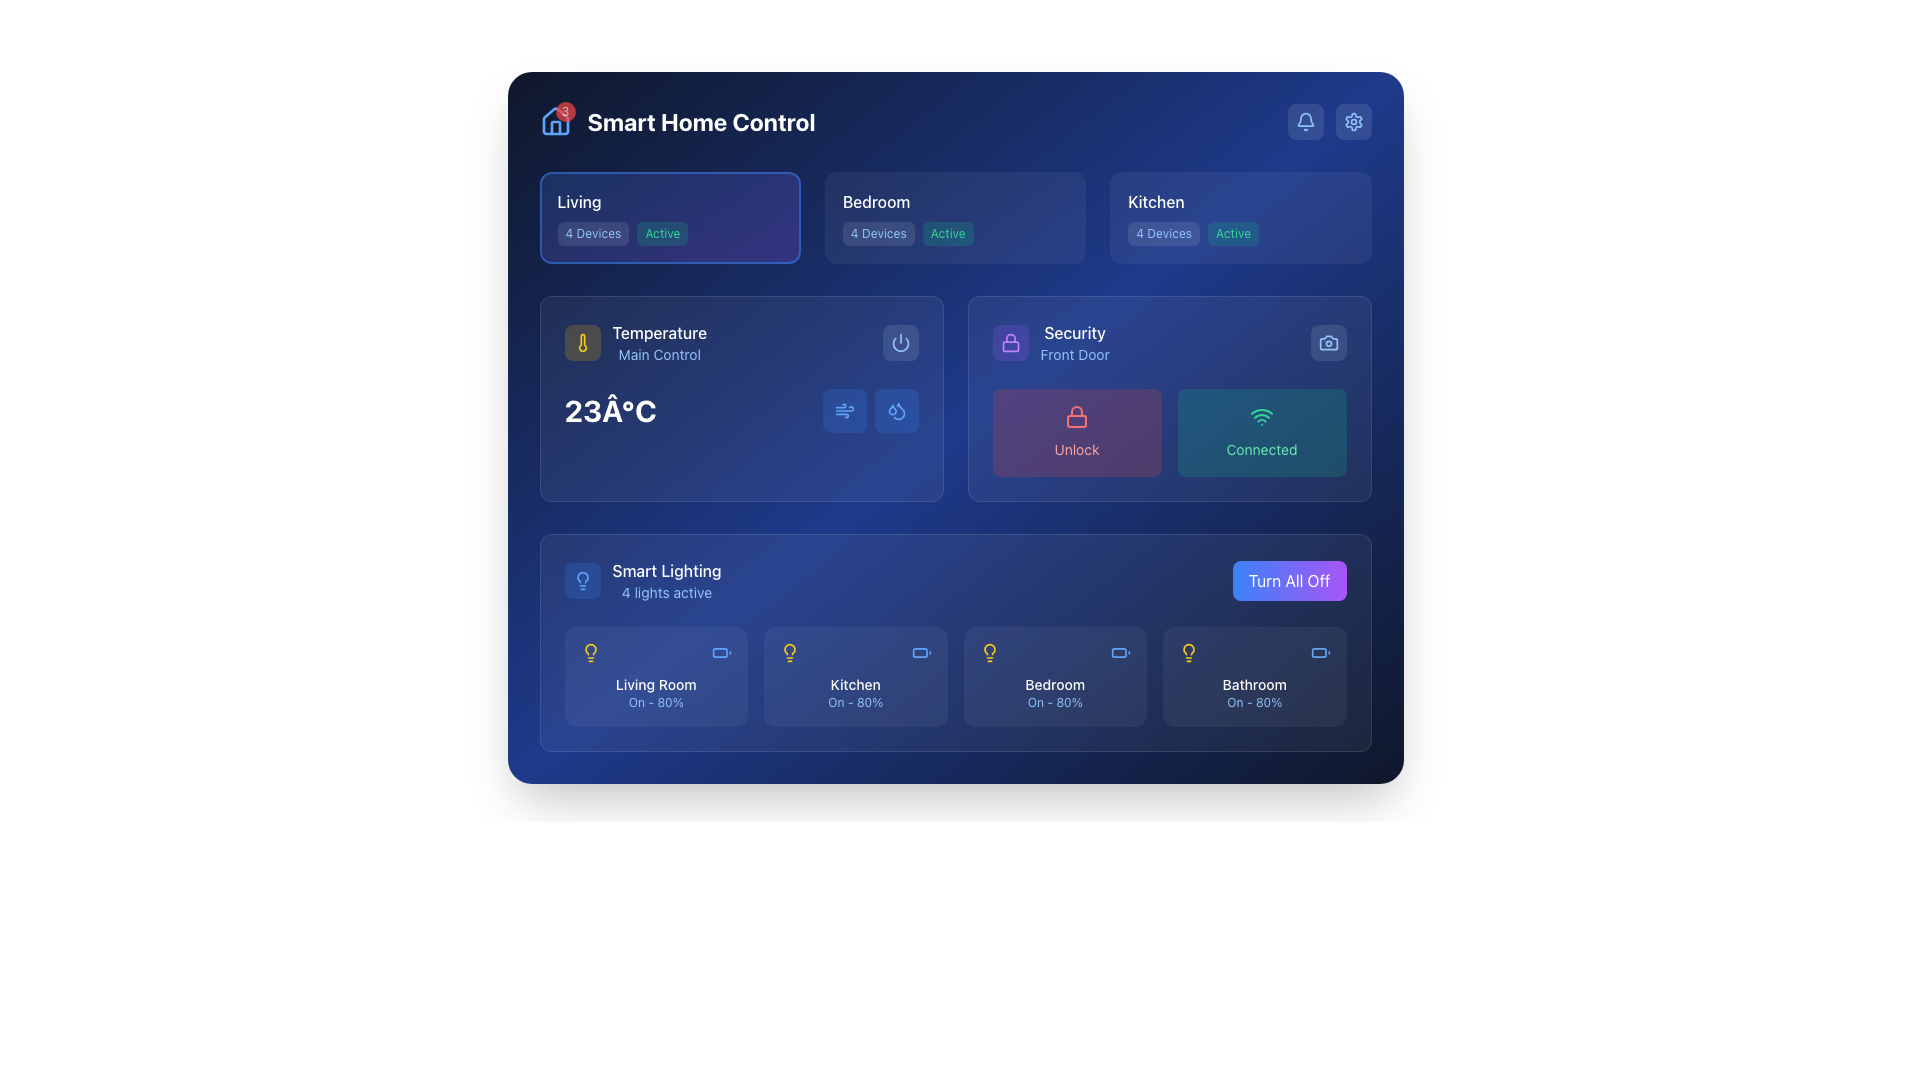 The image size is (1920, 1080). What do you see at coordinates (1261, 431) in the screenshot?
I see `the connection status button located on the right side of the 'Security' section, adjacent to the 'Unlock' button` at bounding box center [1261, 431].